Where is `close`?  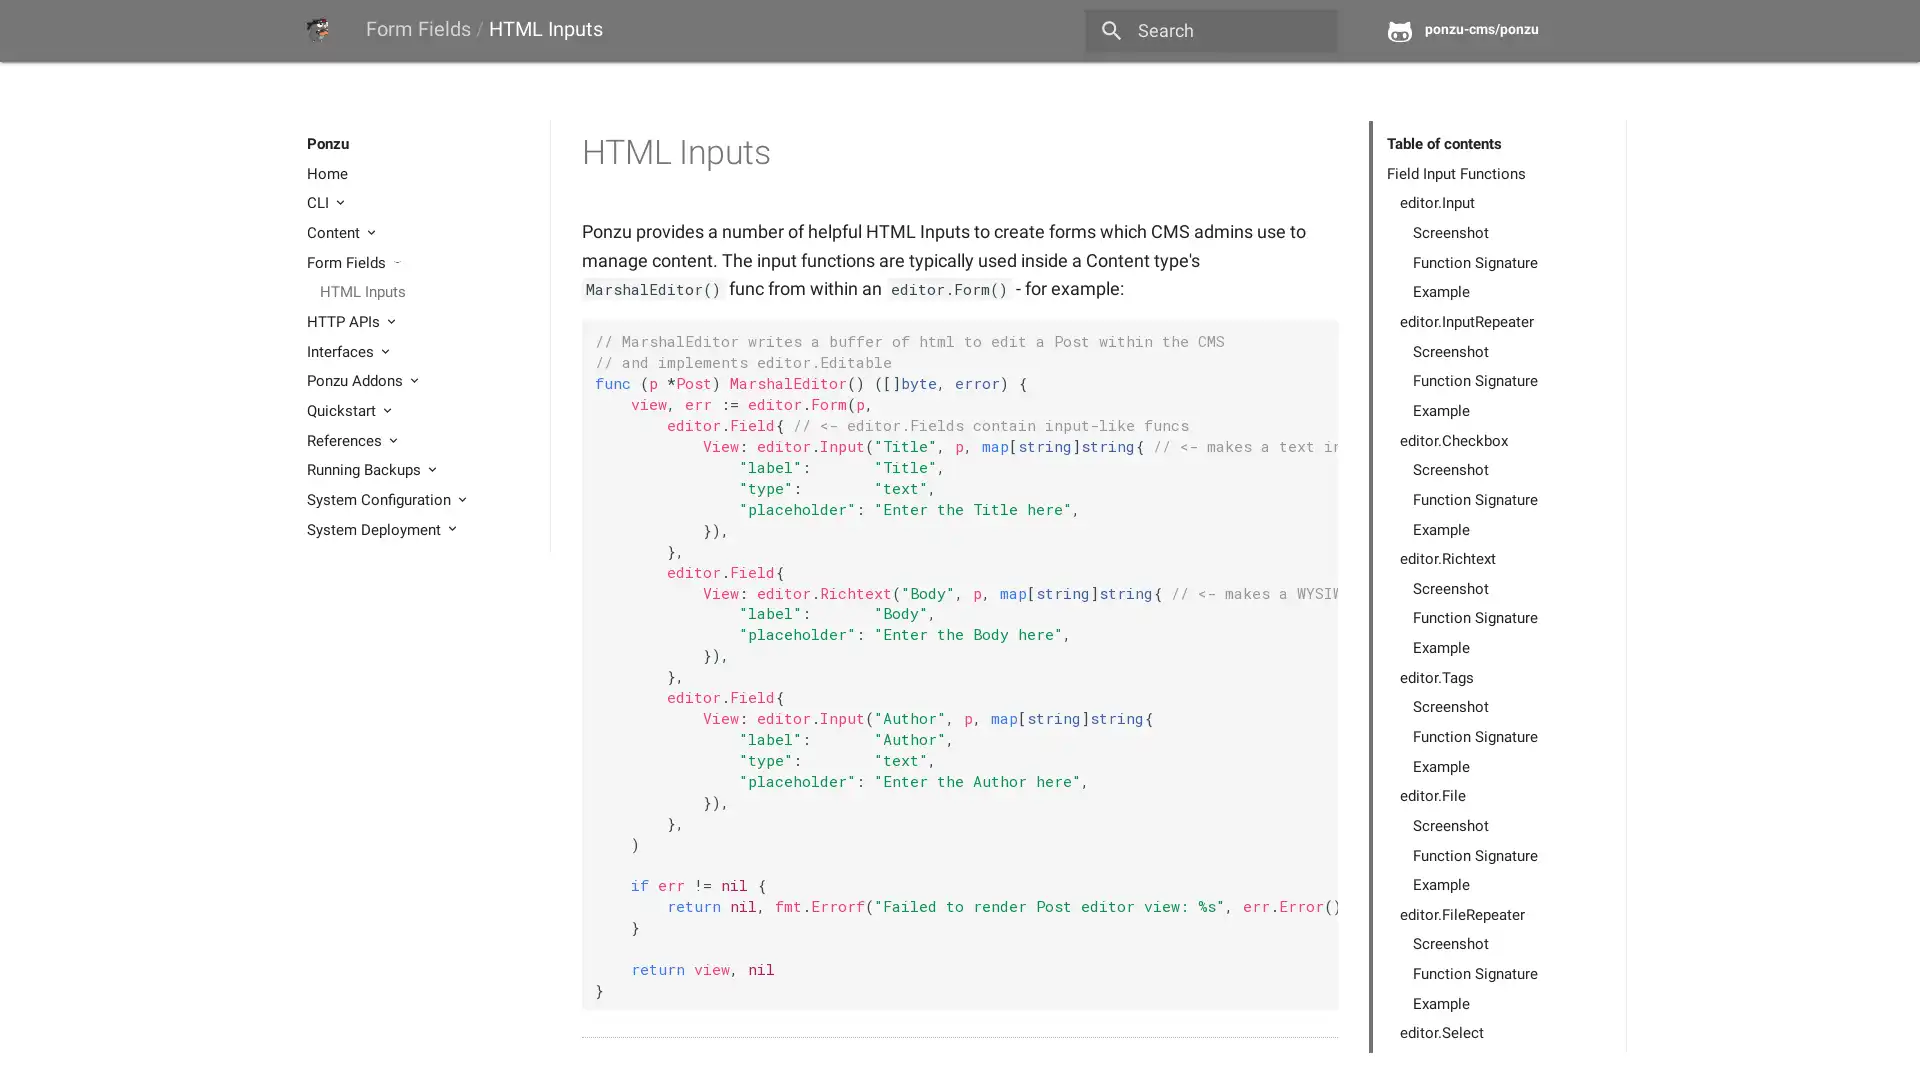 close is located at coordinates (1311, 30).